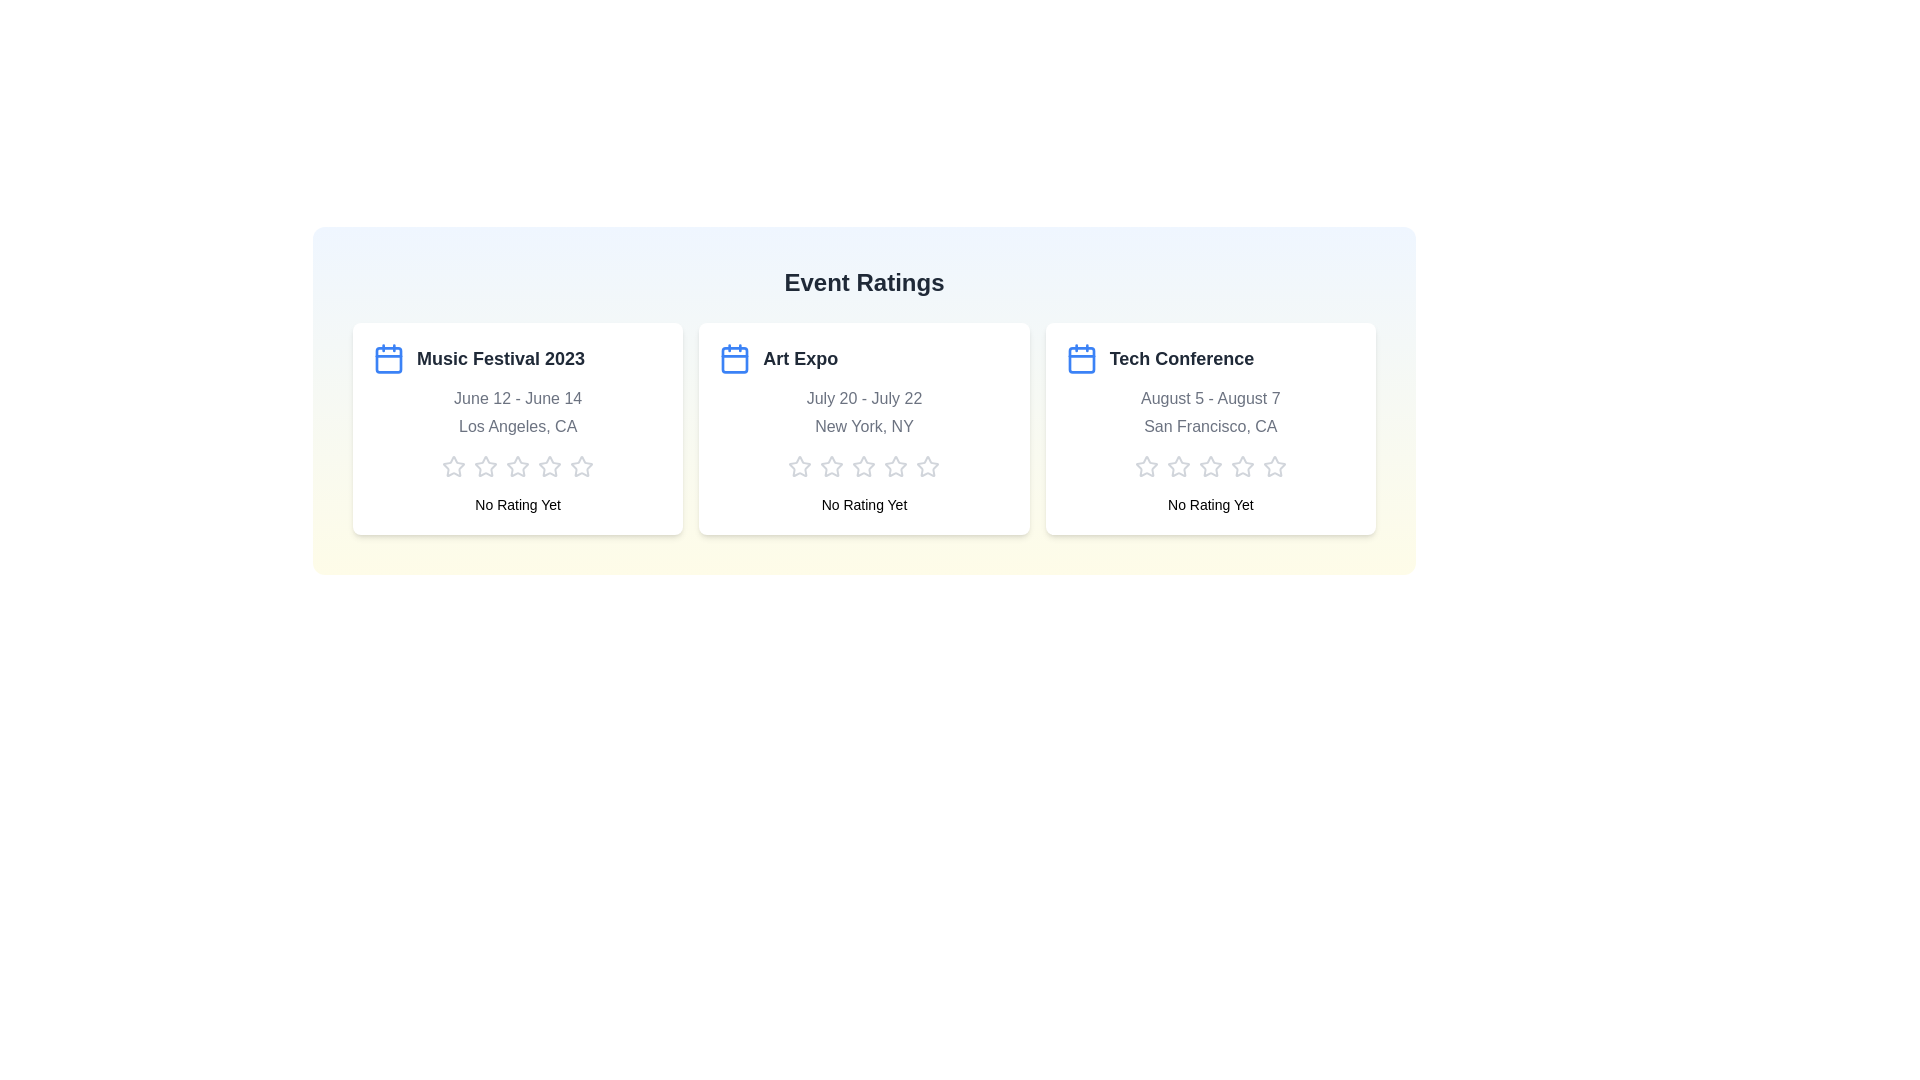 The width and height of the screenshot is (1920, 1080). I want to click on the container element corresponding to Art Expo, so click(864, 427).